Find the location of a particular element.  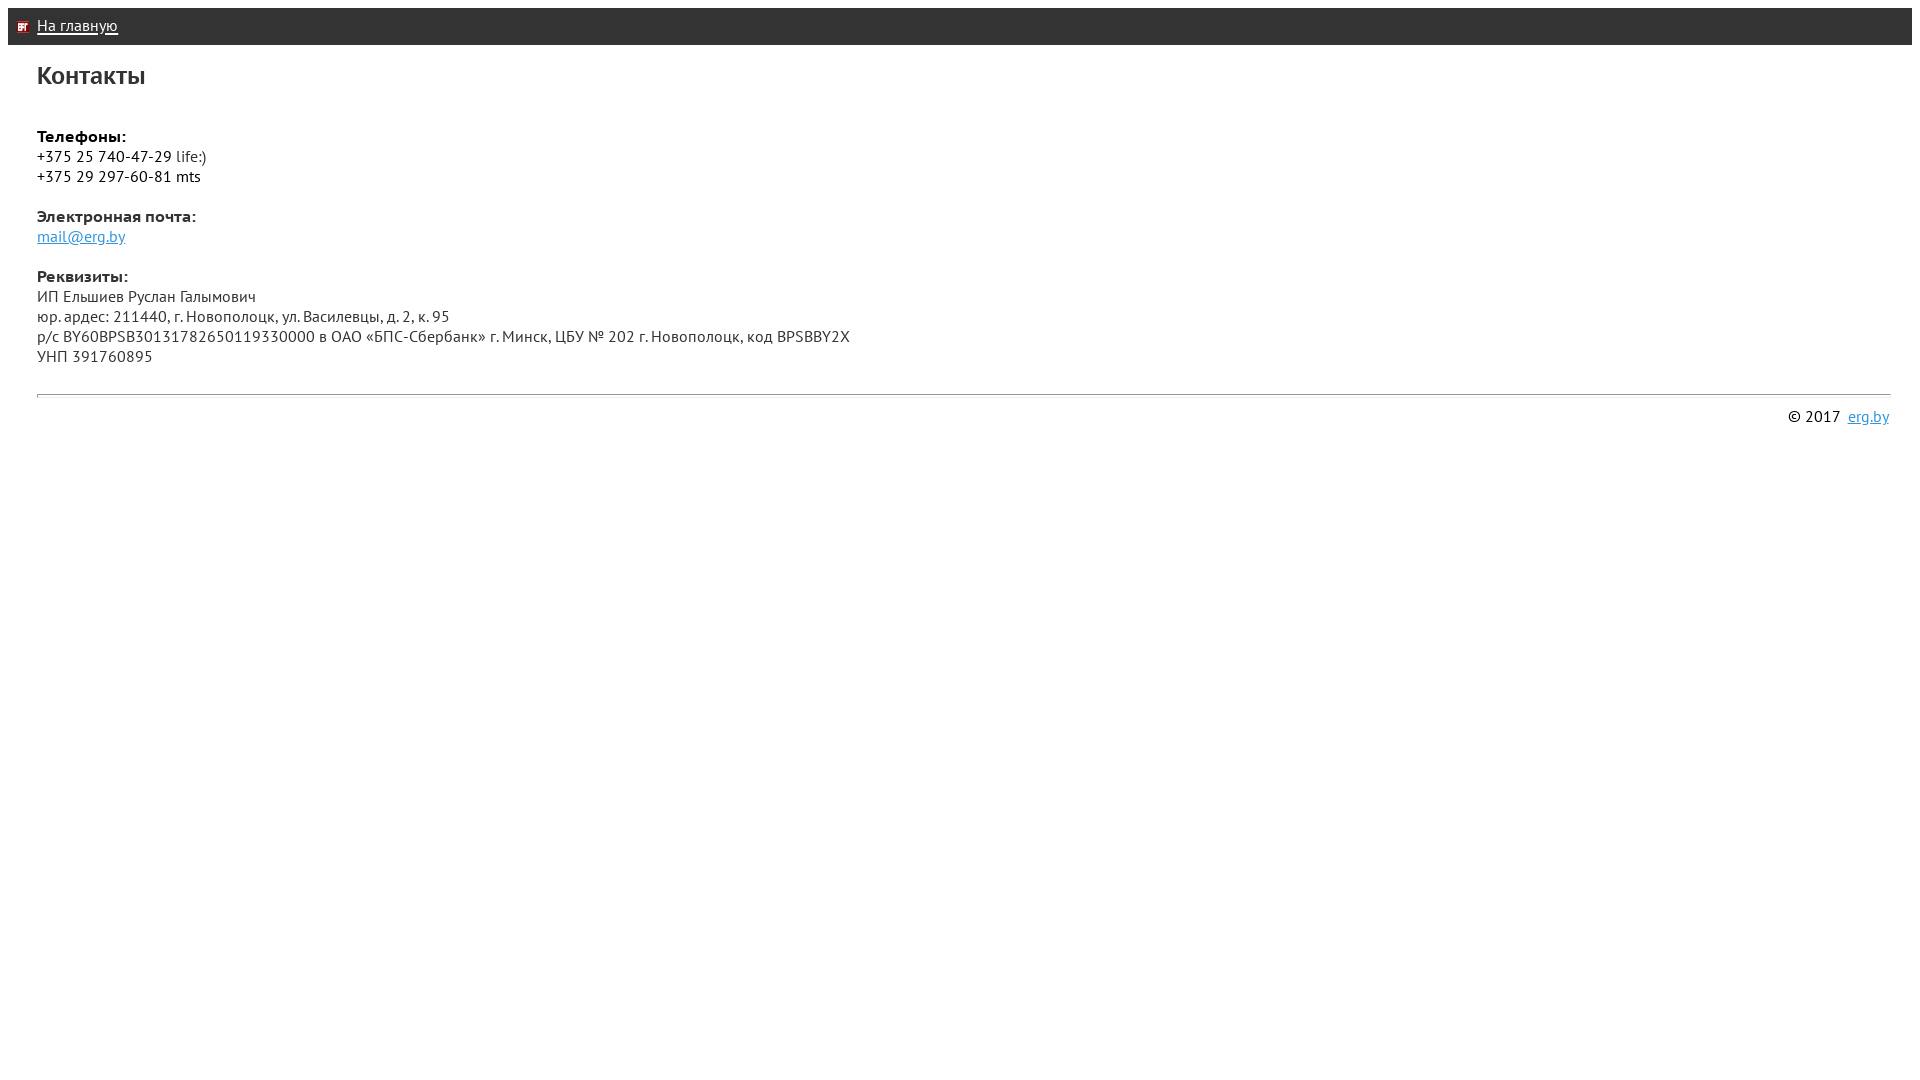

'+375 29 297-60-81' is located at coordinates (103, 175).